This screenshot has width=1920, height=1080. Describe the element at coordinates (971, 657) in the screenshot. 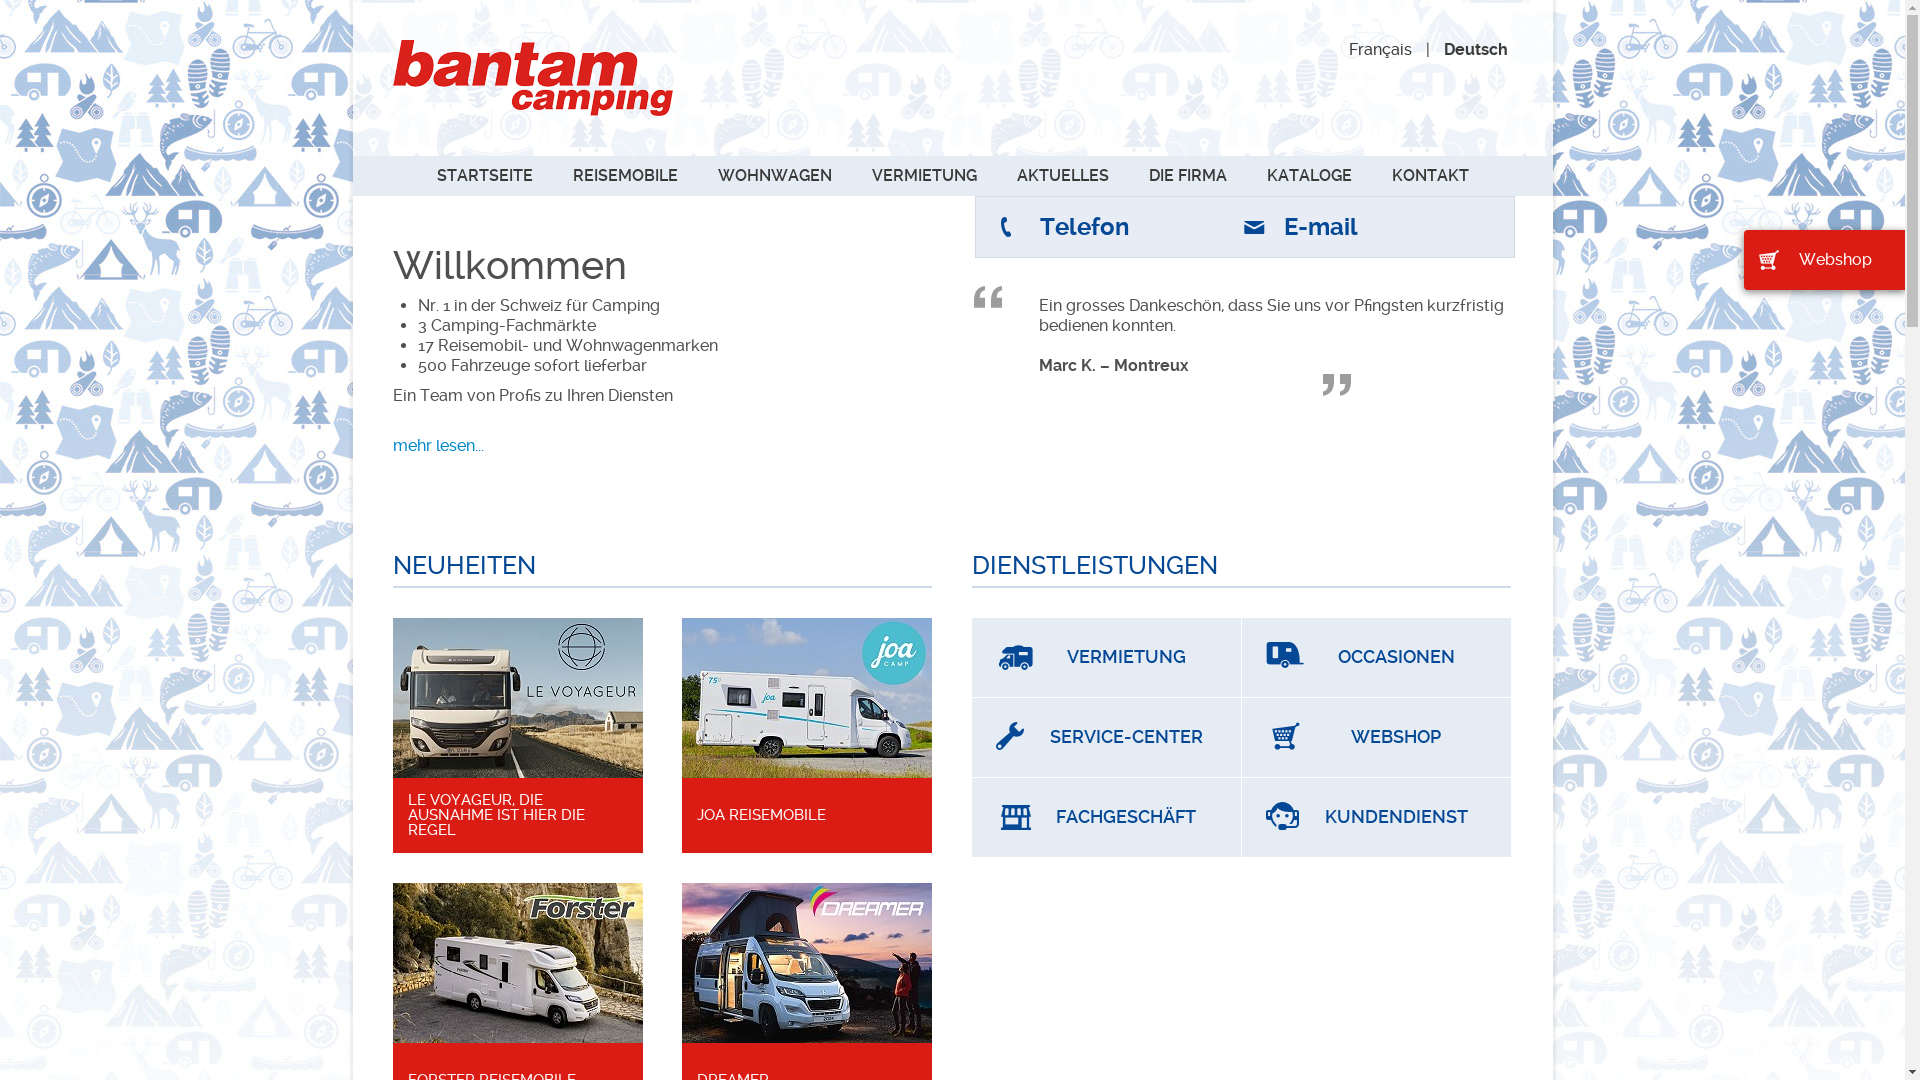

I see `'VERMIETUNG'` at that location.